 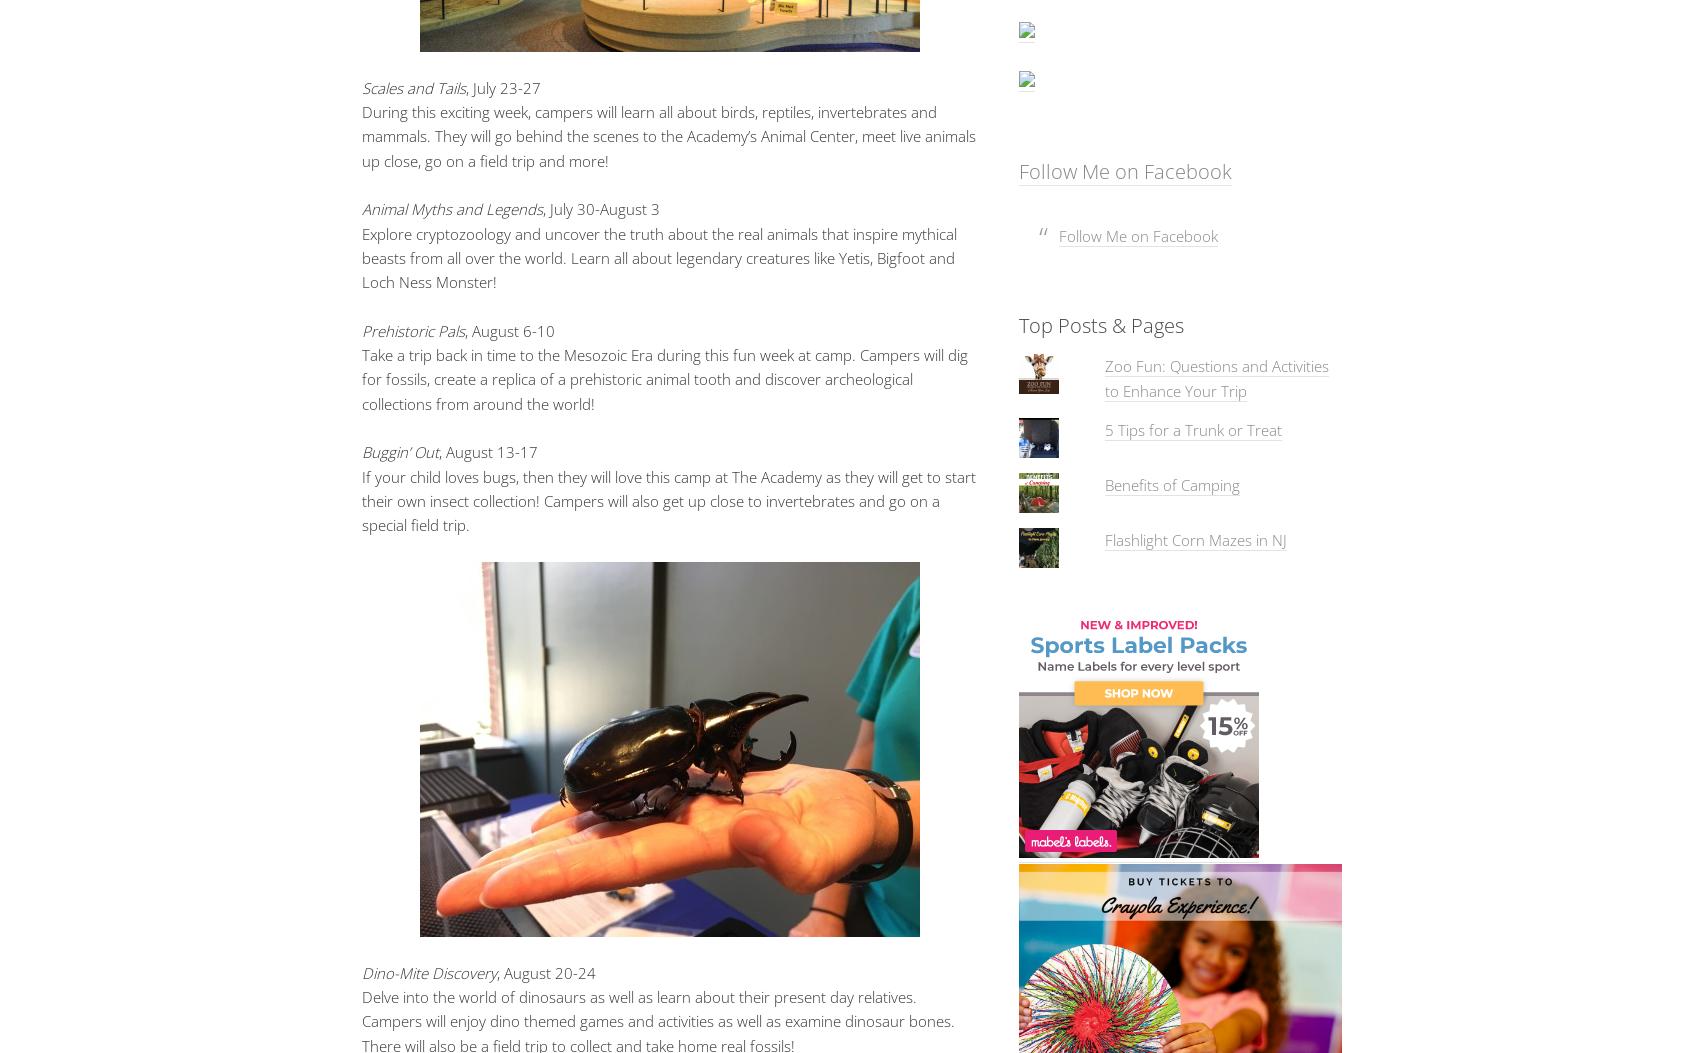 What do you see at coordinates (488, 450) in the screenshot?
I see `', August 13-17'` at bounding box center [488, 450].